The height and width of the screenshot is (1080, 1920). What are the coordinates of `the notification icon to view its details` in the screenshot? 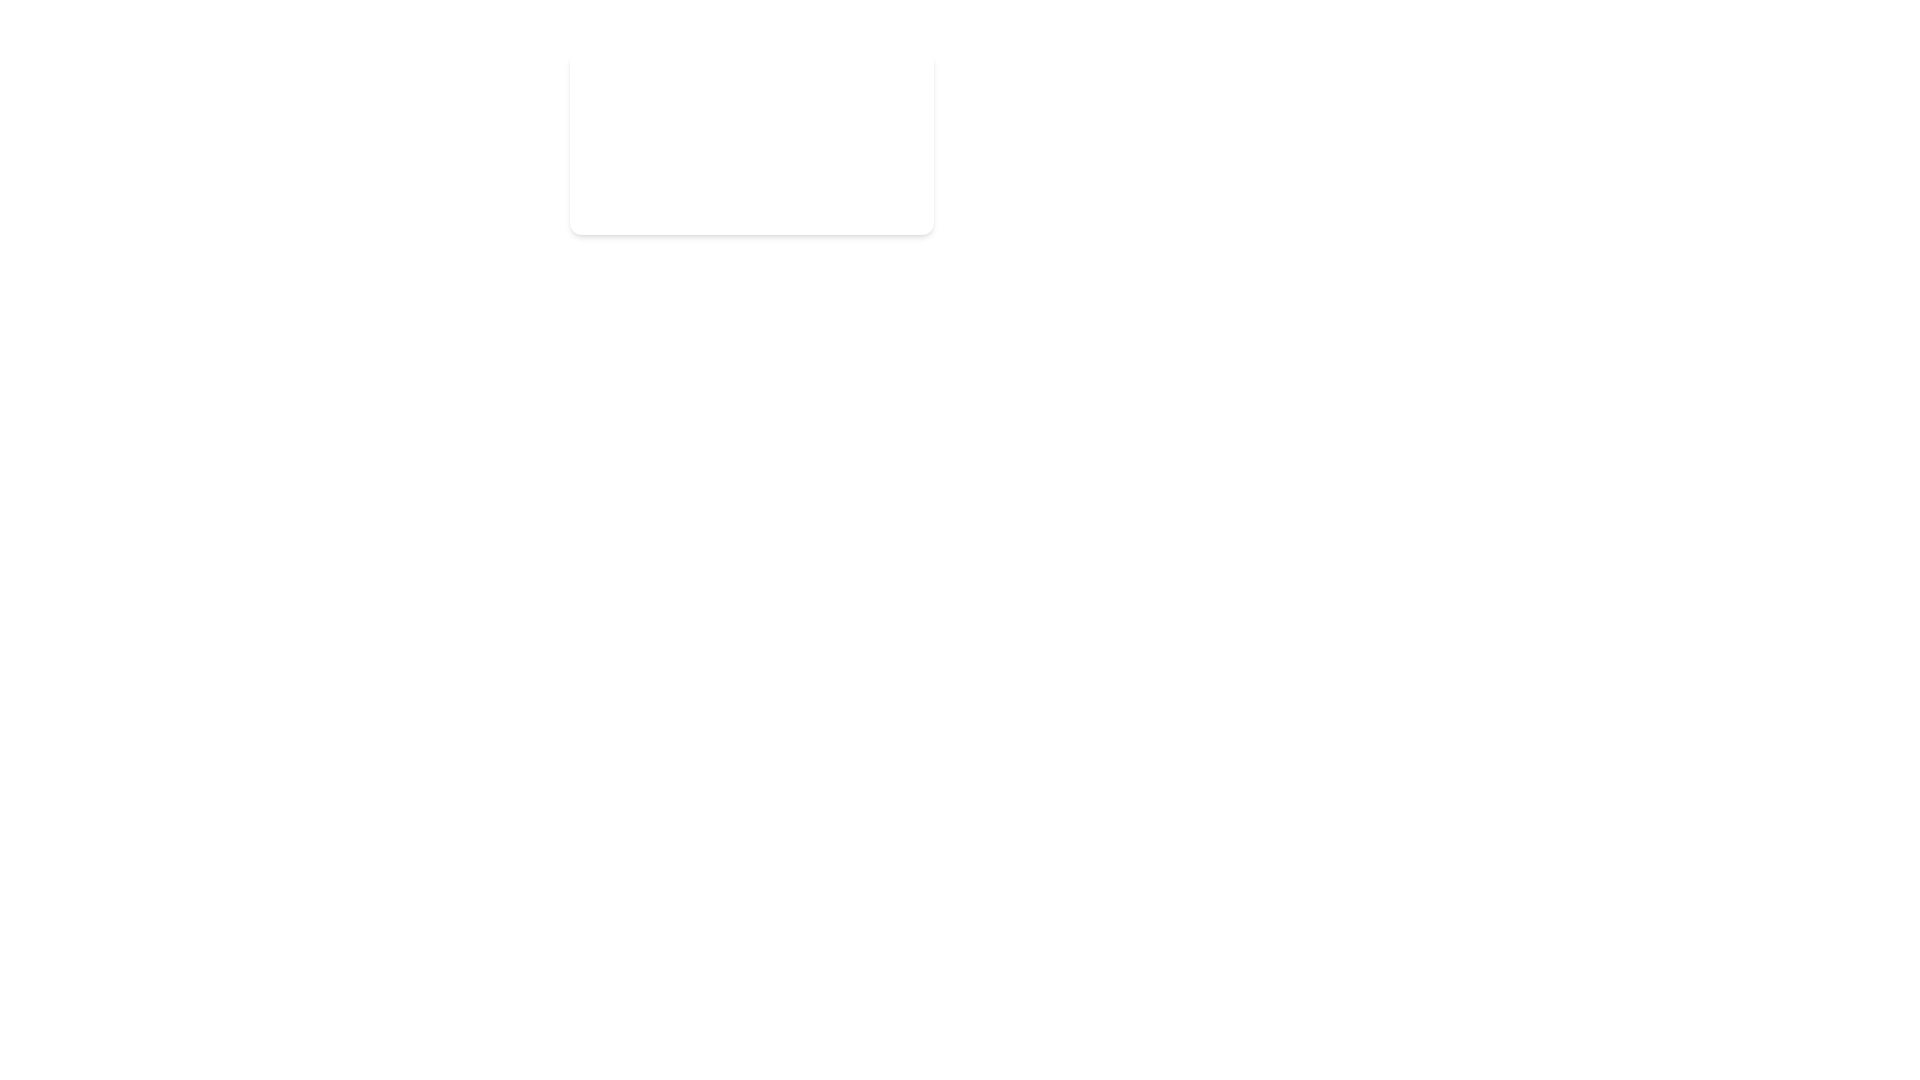 It's located at (608, 185).